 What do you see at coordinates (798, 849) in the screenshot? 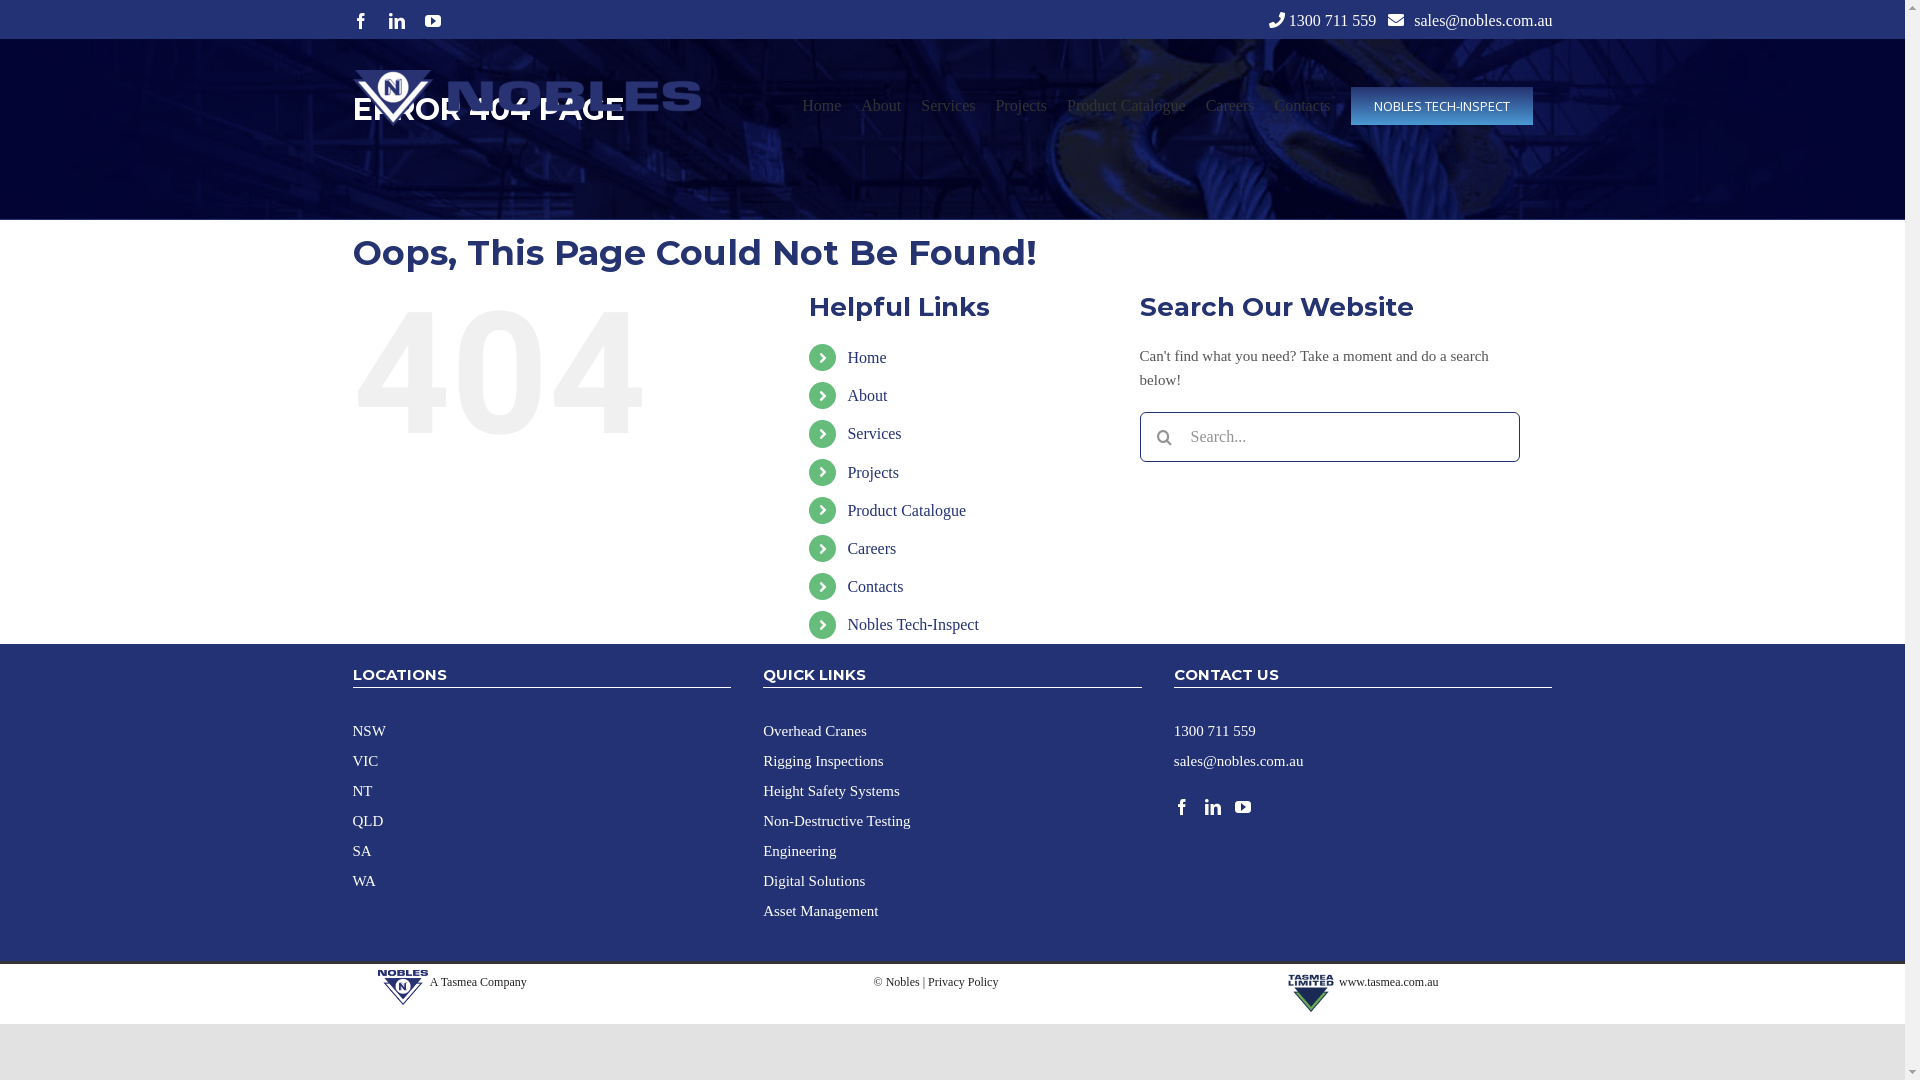
I see `'Engineering'` at bounding box center [798, 849].